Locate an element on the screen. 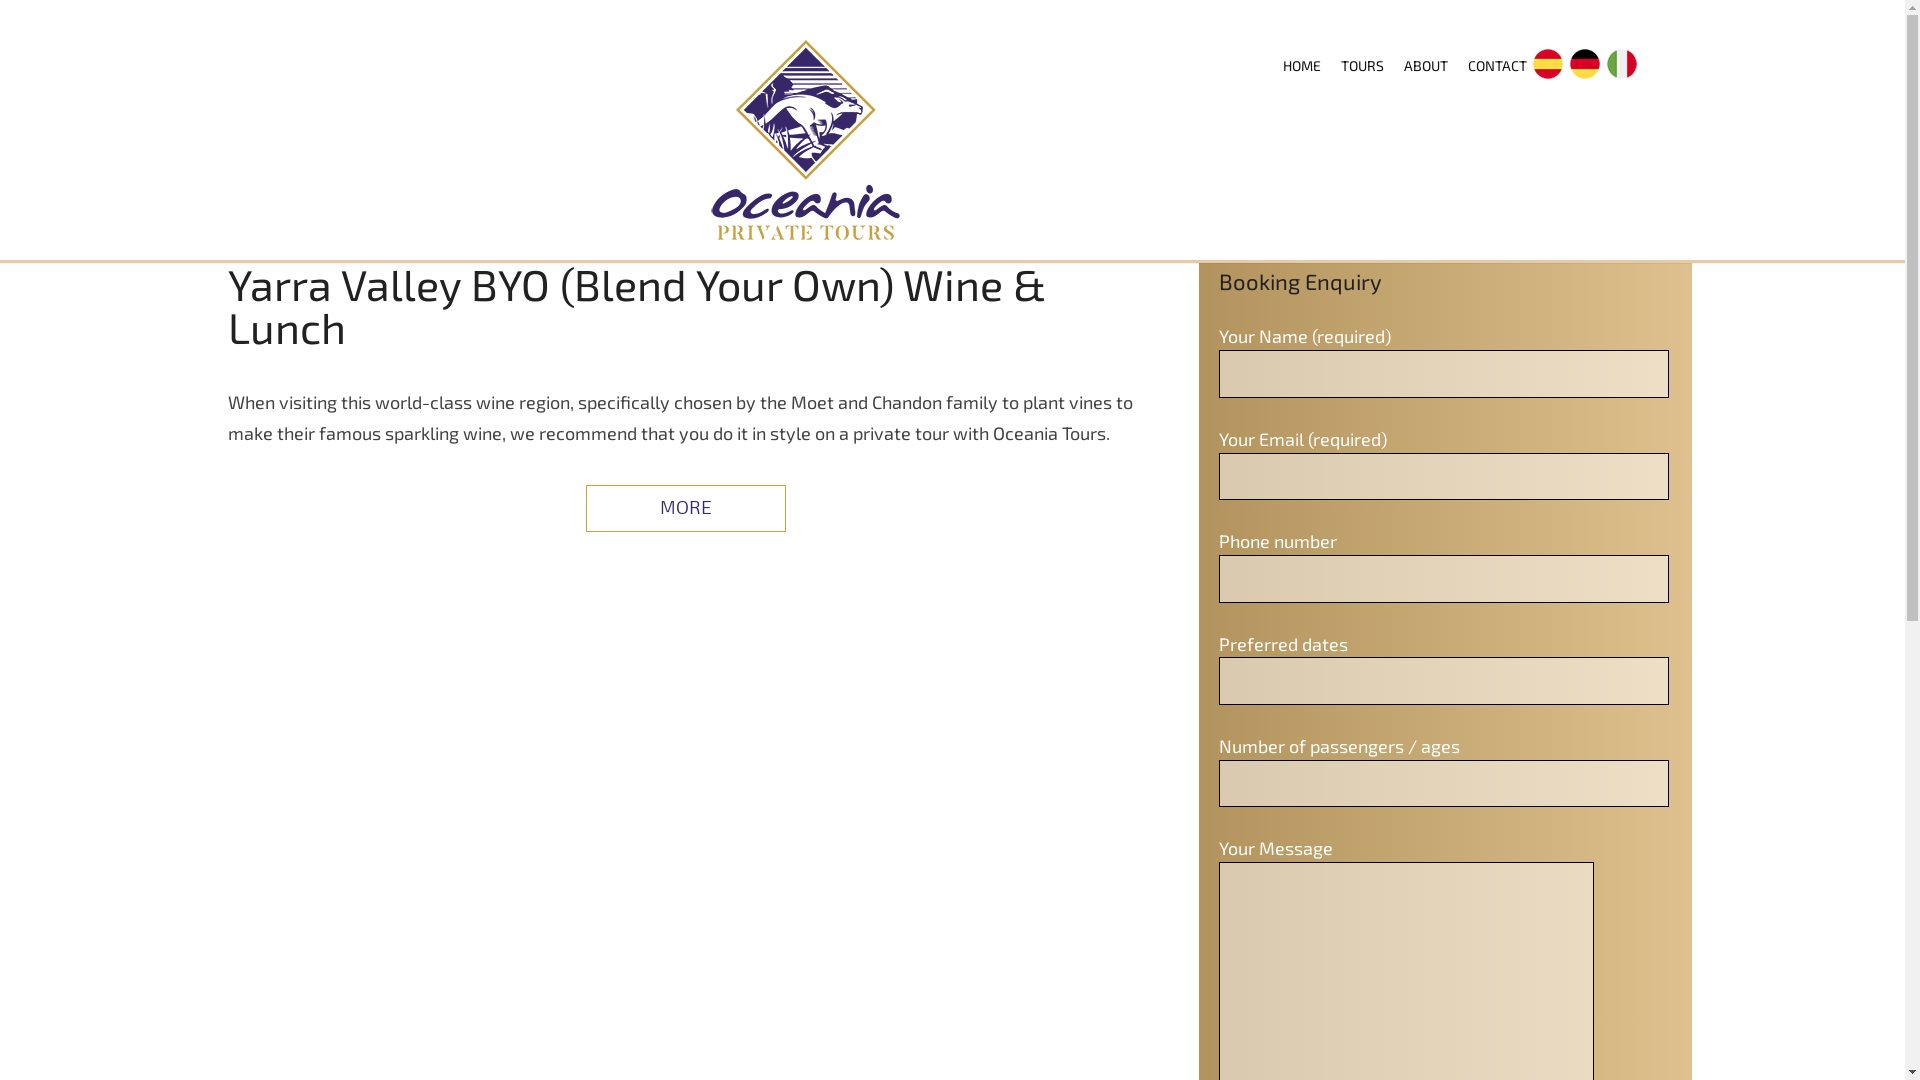 The image size is (1920, 1080). 'TOURS' is located at coordinates (1351, 64).